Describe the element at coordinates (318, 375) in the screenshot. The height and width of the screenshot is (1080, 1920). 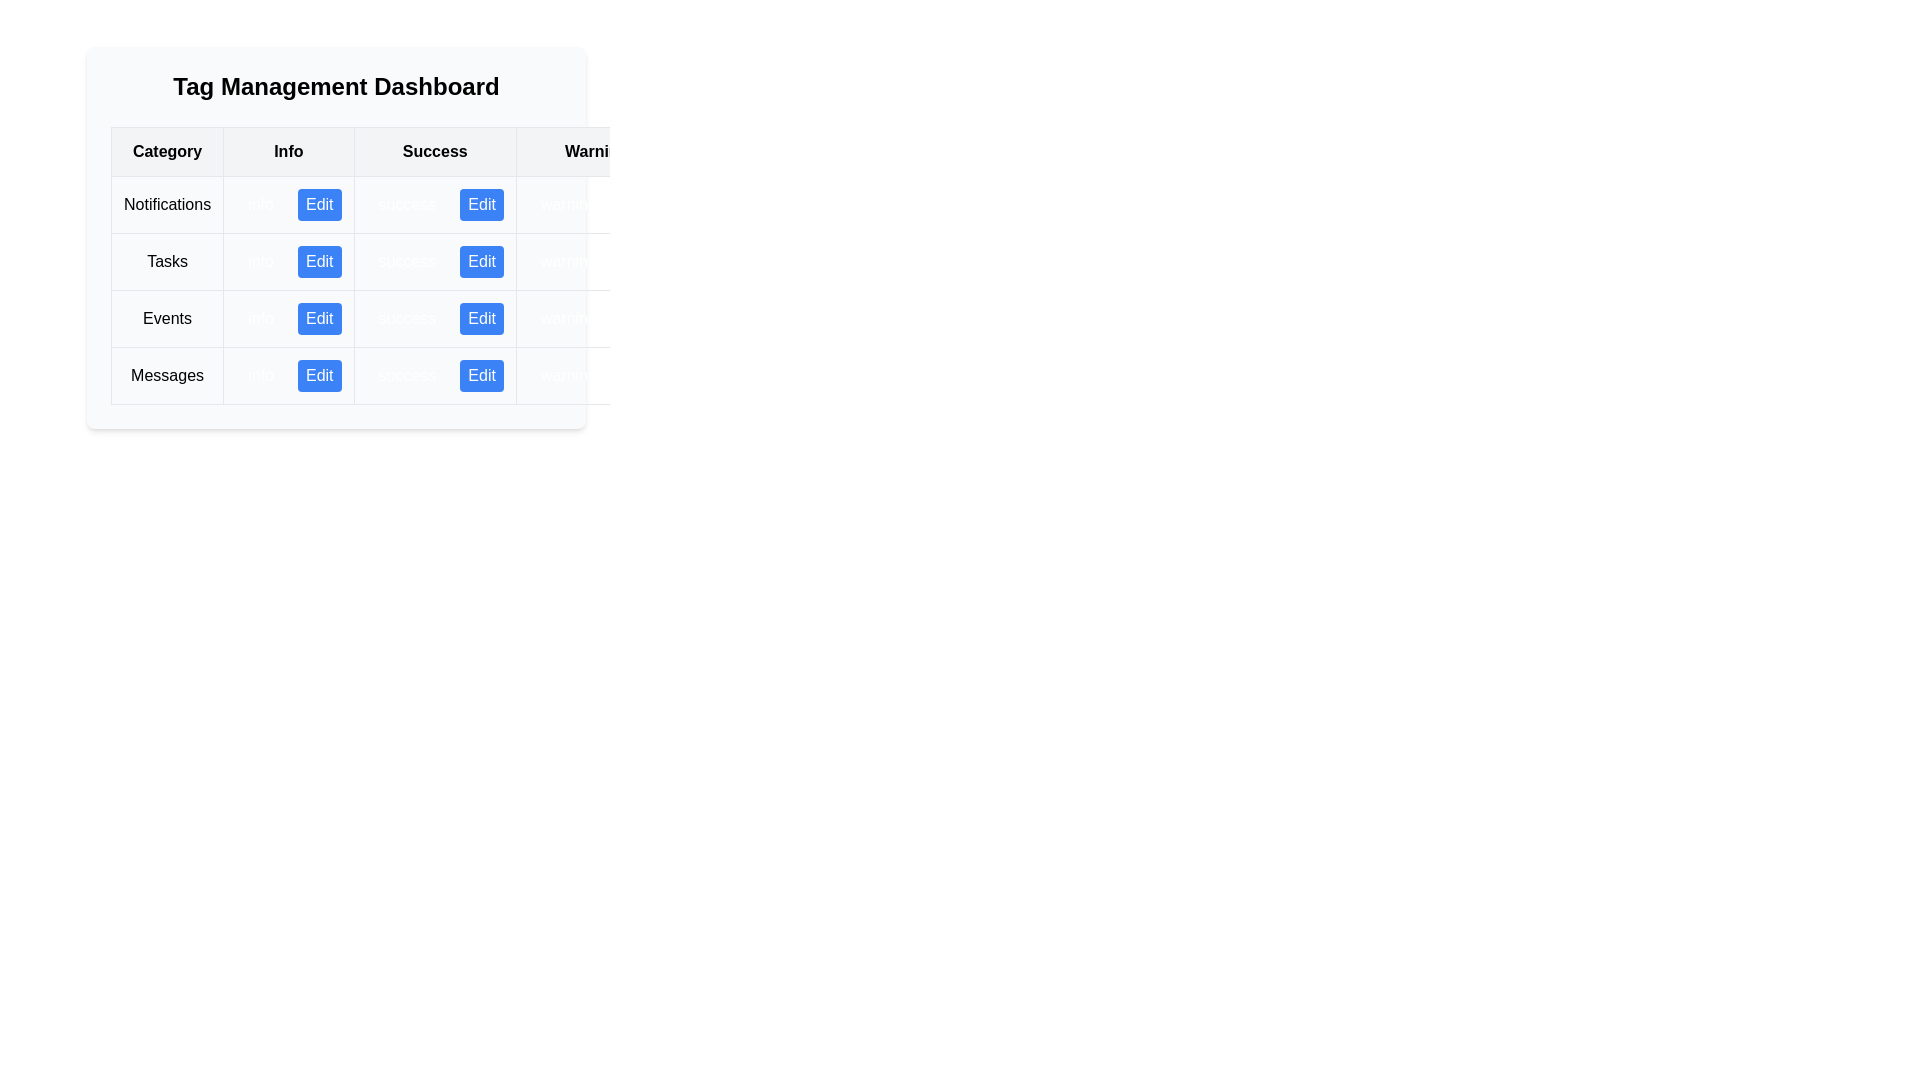
I see `the blue 'Edit' button with rounded corners located in the fourth row under the 'Info' column` at that location.